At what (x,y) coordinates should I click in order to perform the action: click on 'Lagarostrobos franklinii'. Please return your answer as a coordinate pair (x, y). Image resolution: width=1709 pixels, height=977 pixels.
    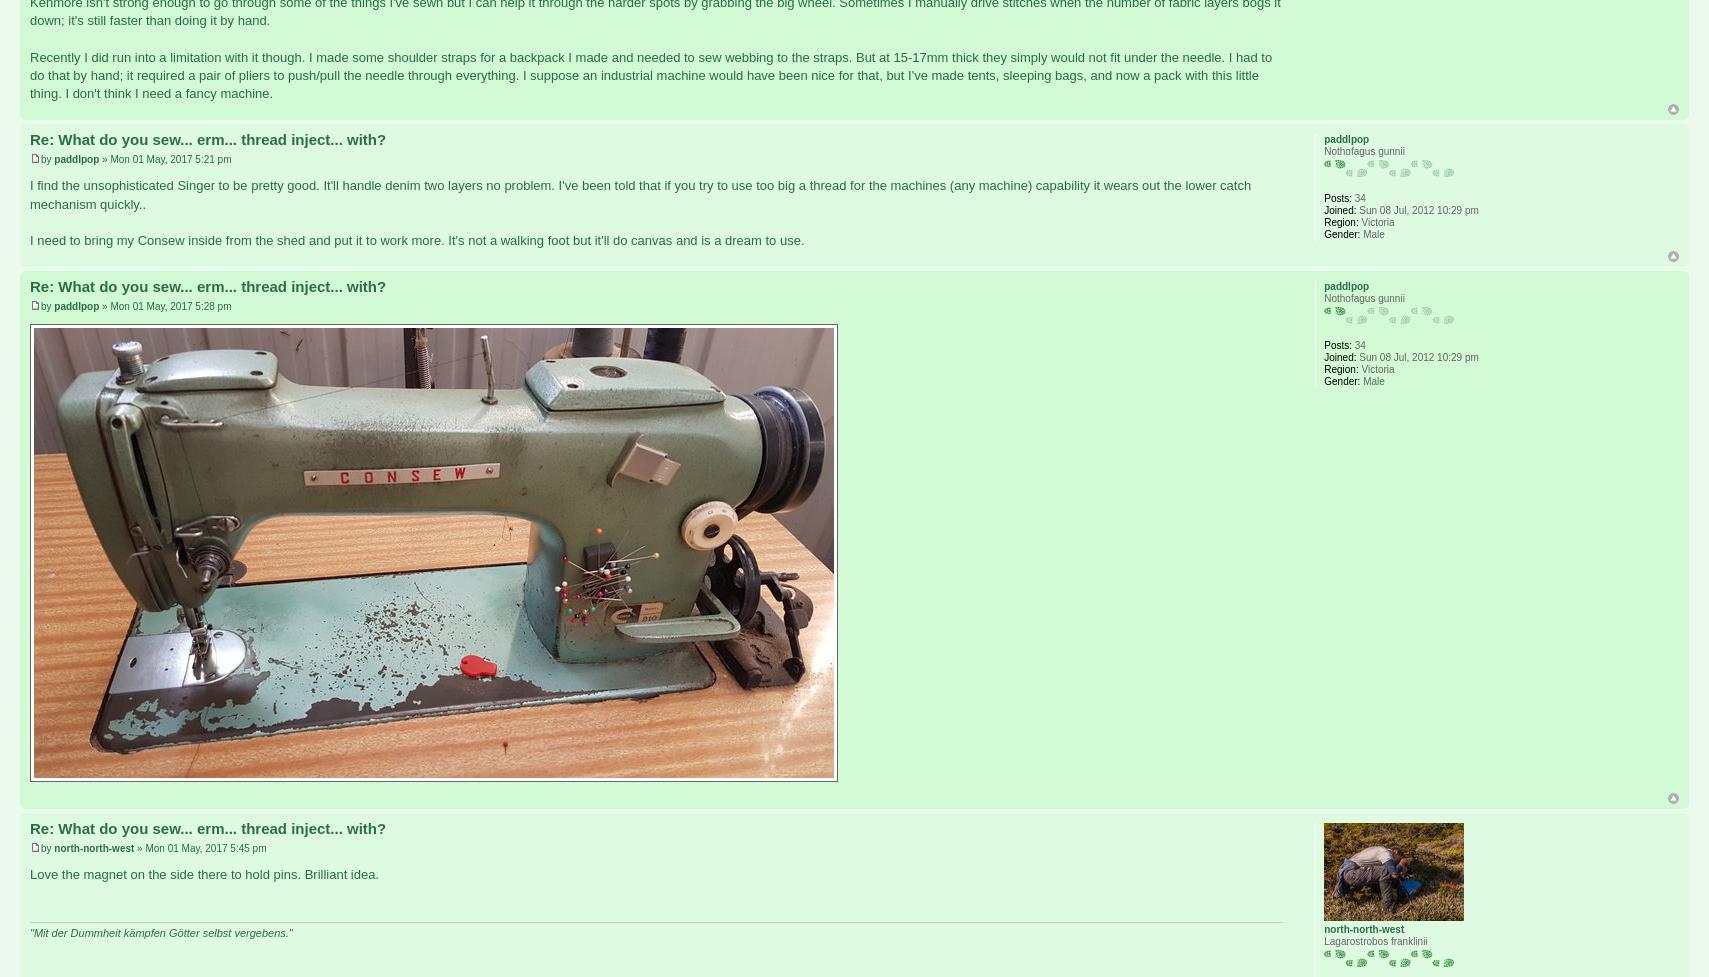
    Looking at the image, I should click on (1375, 939).